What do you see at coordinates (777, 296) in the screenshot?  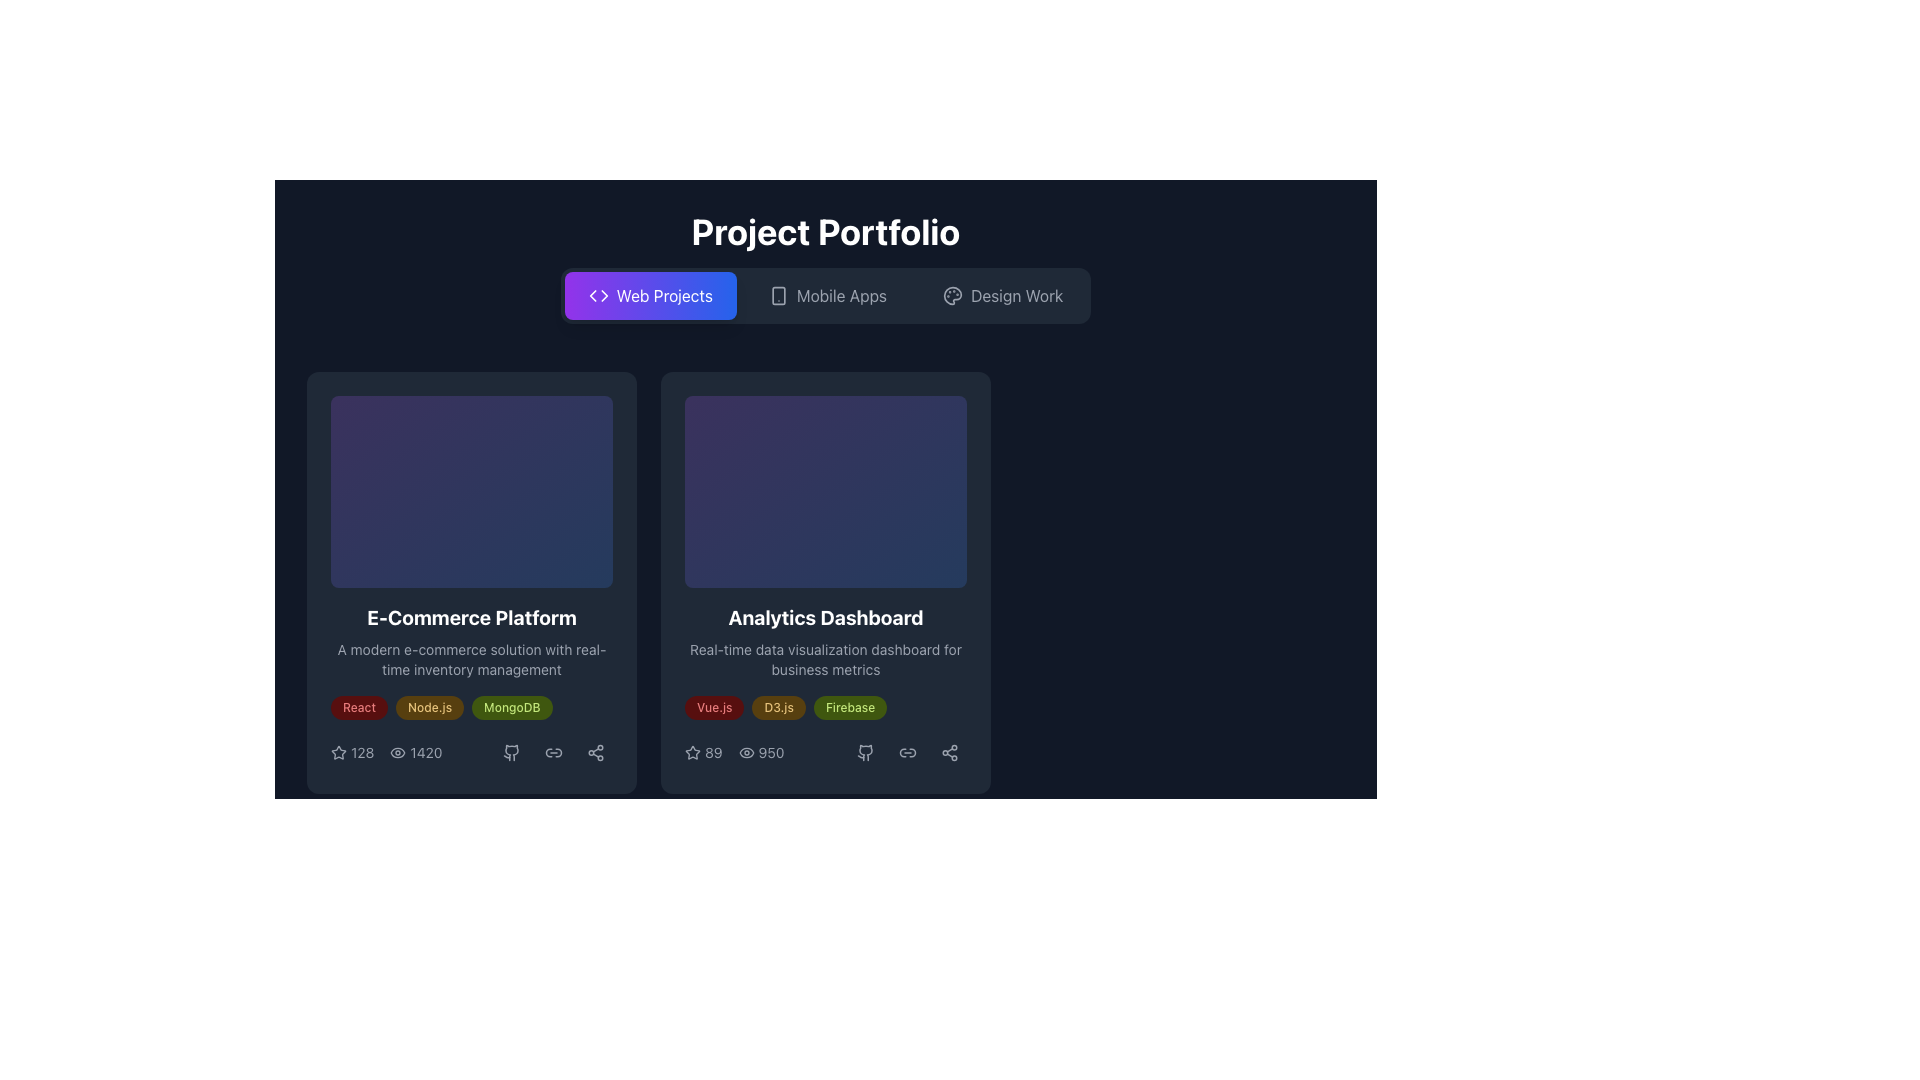 I see `the graphical representation of the 'Mobile Apps' project category icon, which is a part of an SVG element located centrally within the header bar` at bounding box center [777, 296].